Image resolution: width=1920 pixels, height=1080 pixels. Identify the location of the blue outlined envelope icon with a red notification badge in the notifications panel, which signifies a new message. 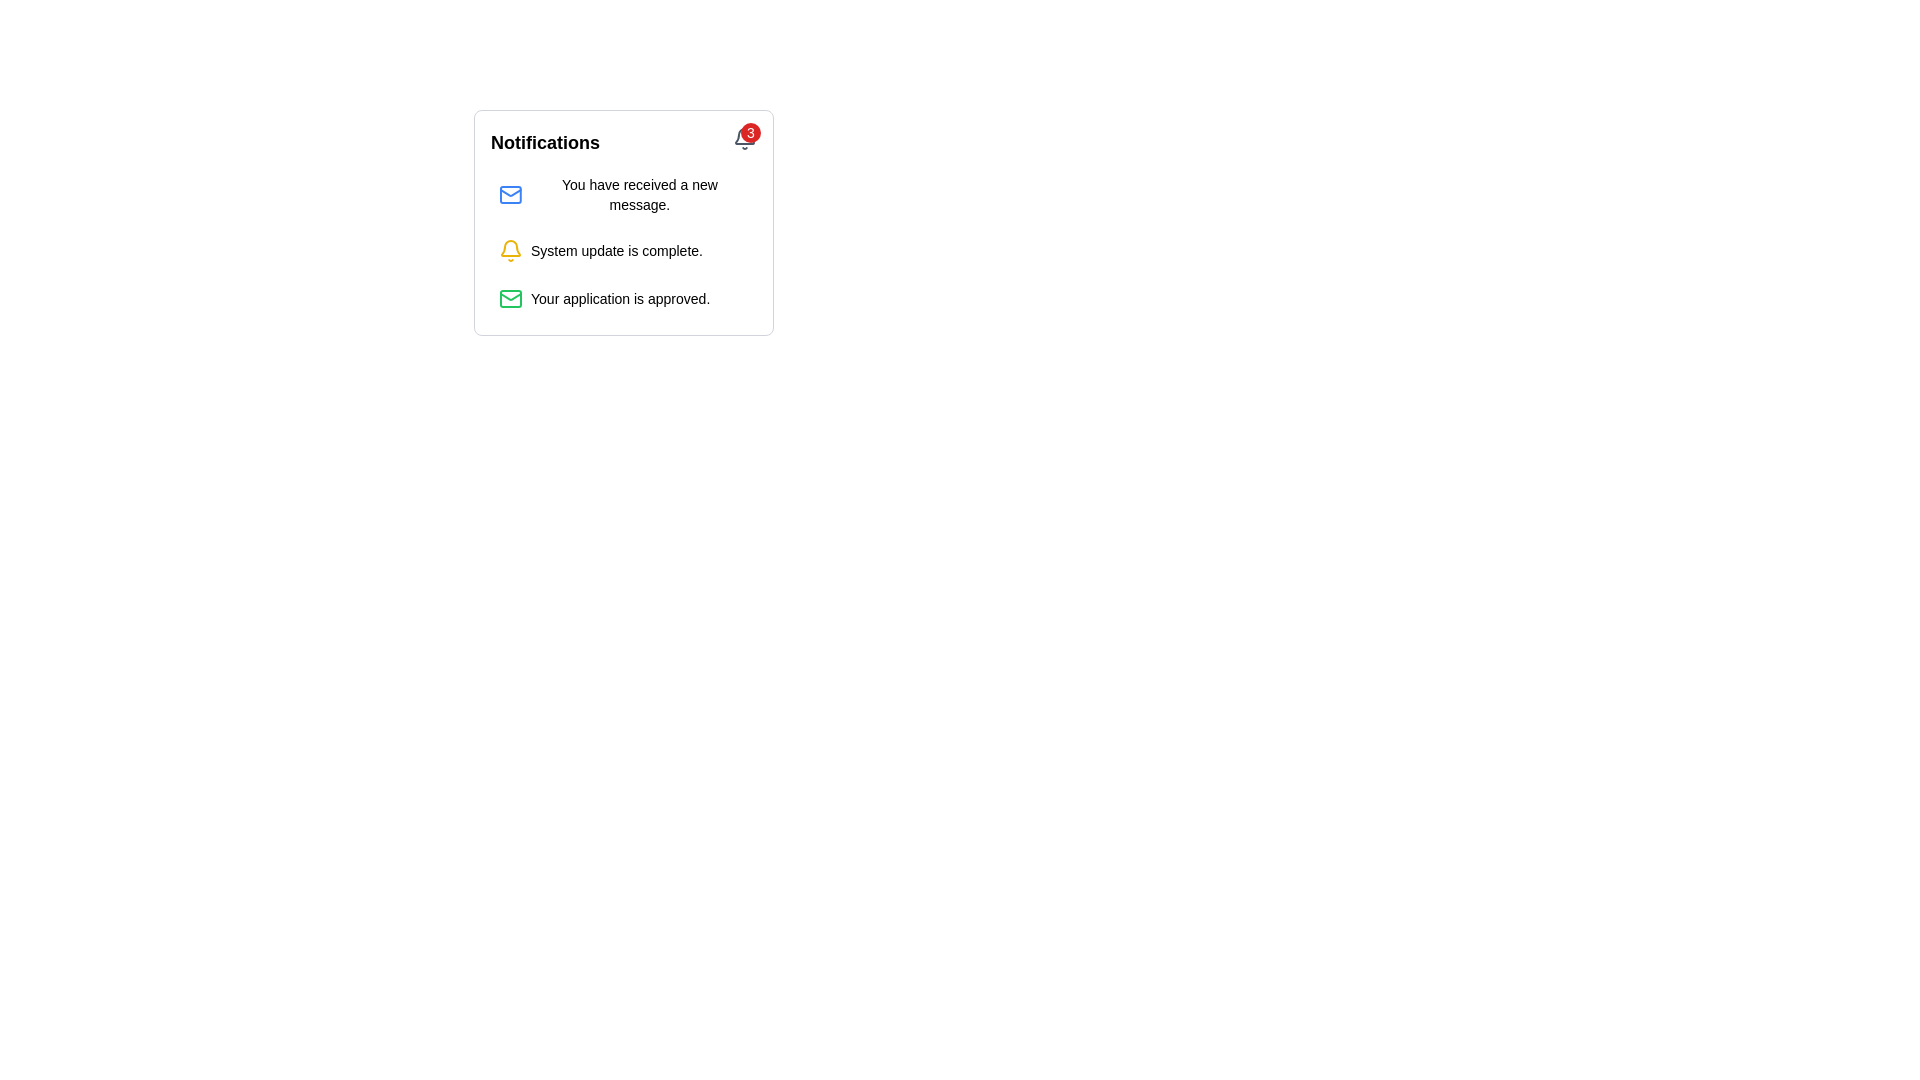
(510, 195).